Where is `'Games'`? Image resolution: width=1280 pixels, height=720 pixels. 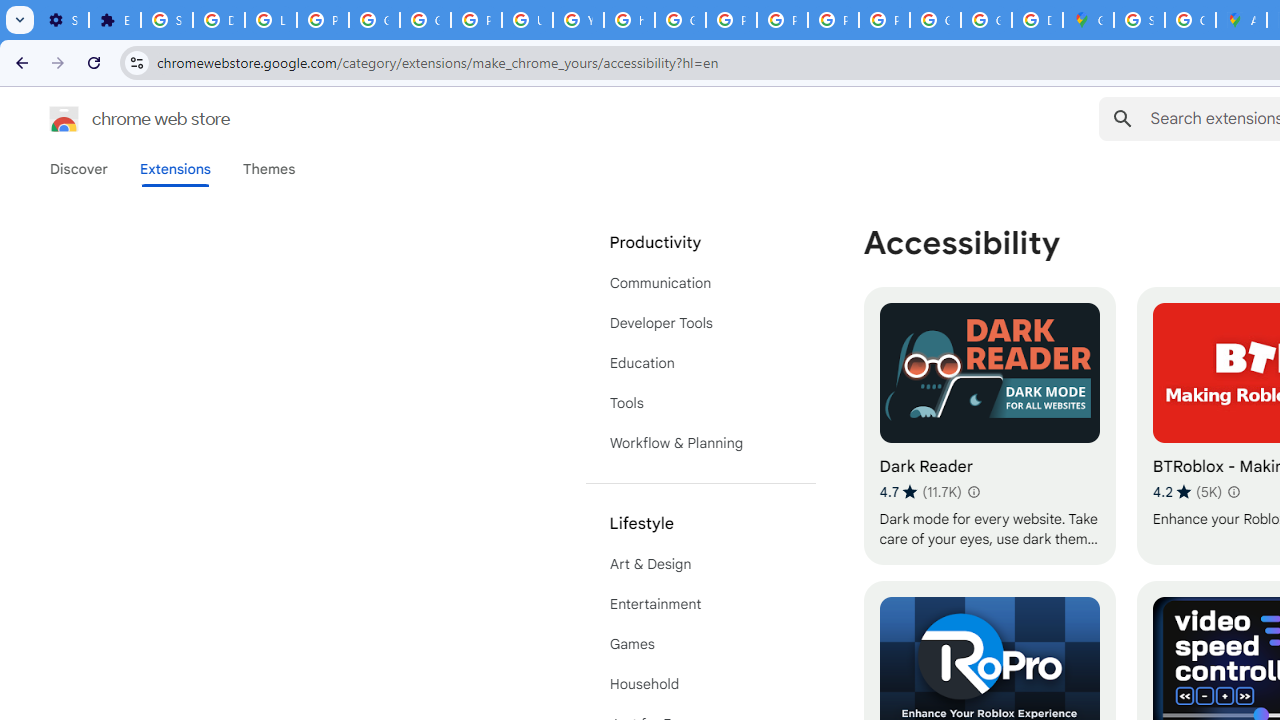
'Games' is located at coordinates (700, 644).